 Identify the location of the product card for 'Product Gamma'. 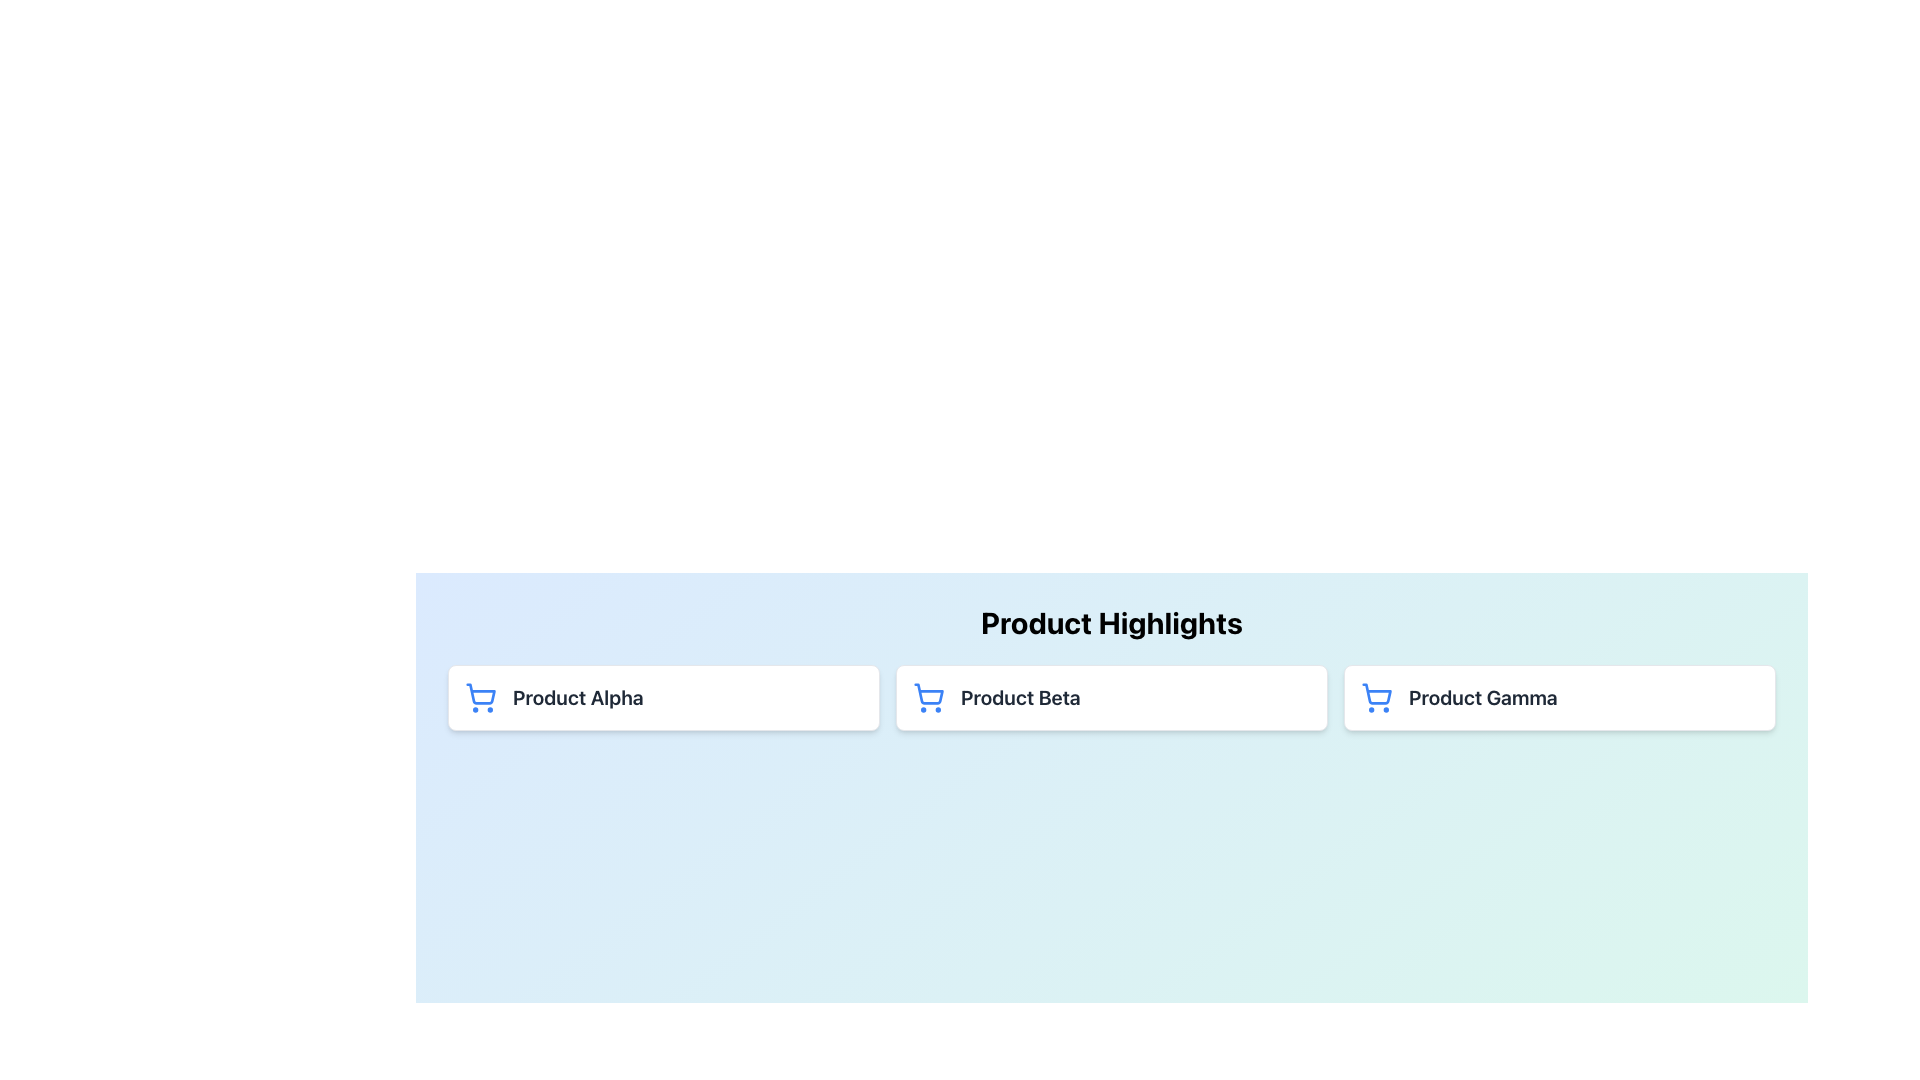
(1559, 697).